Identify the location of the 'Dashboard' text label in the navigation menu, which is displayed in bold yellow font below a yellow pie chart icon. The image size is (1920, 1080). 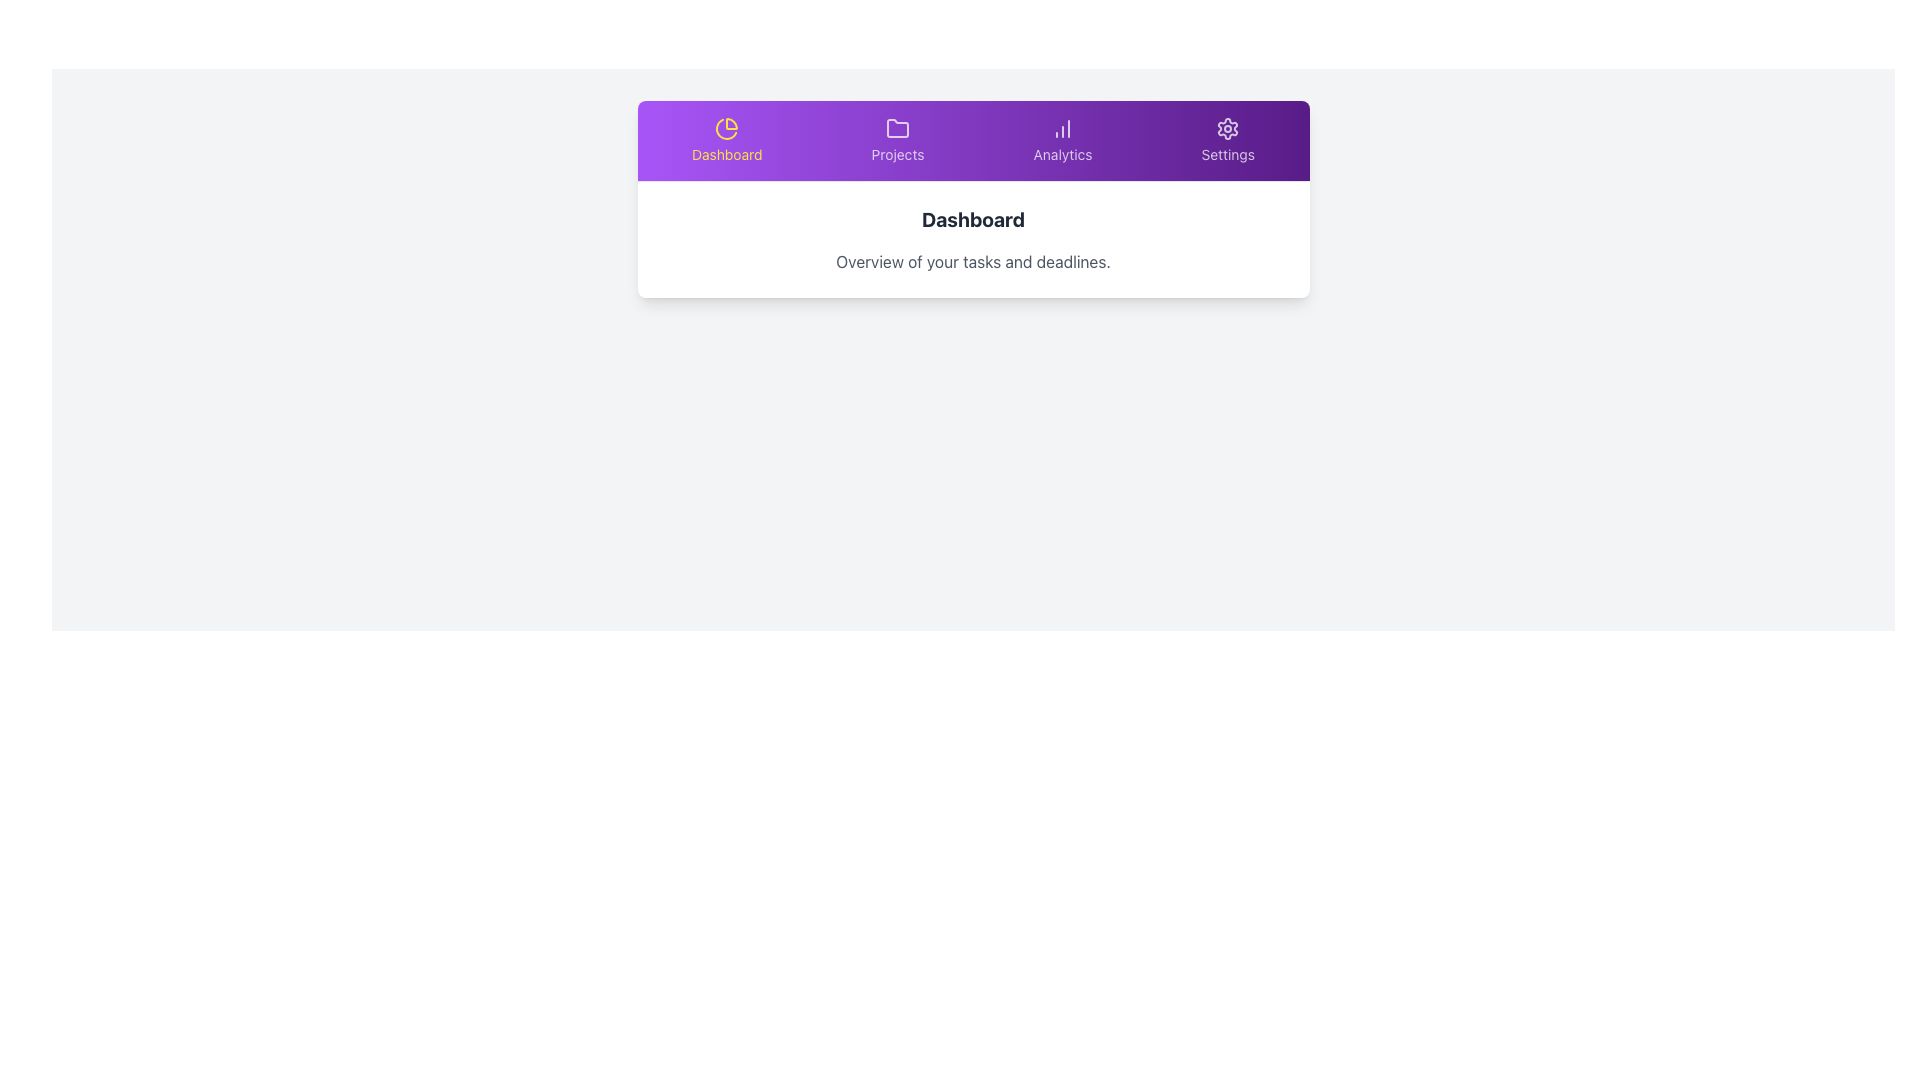
(726, 153).